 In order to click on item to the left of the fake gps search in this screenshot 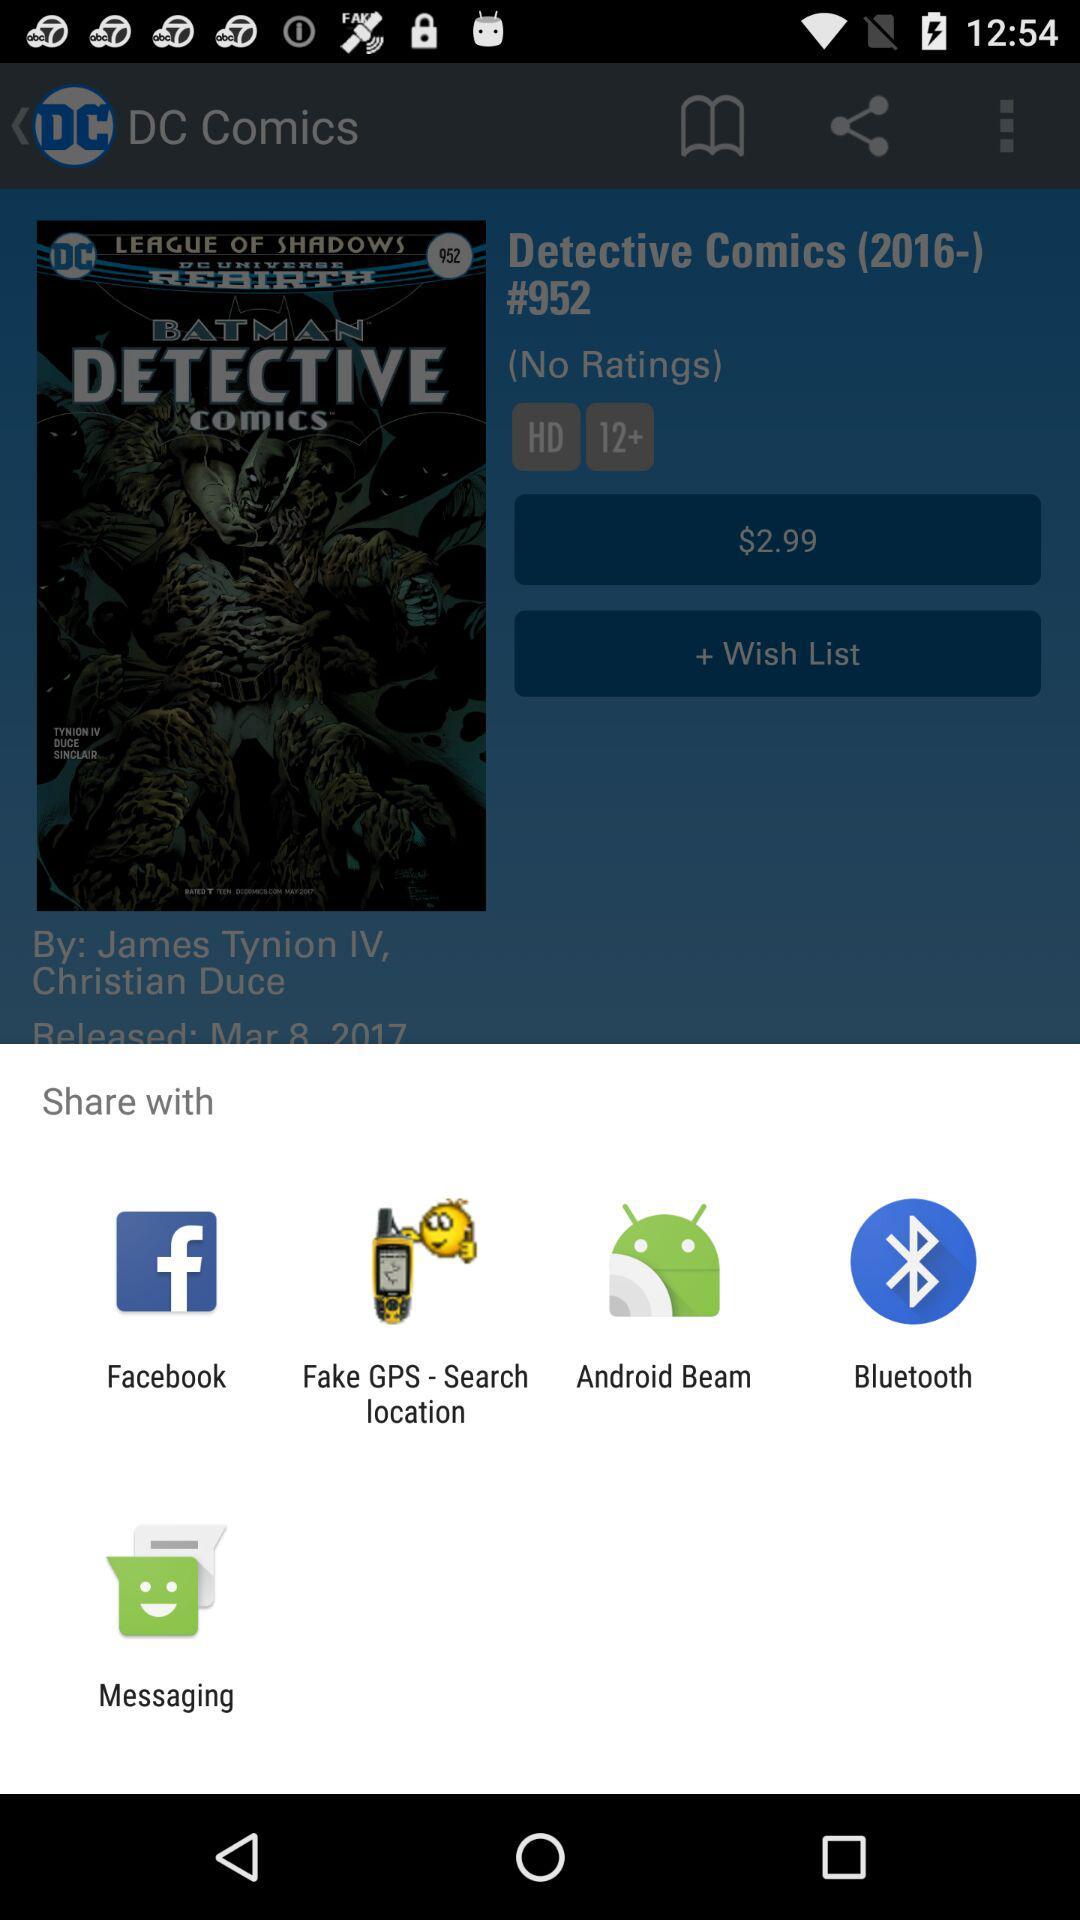, I will do `click(165, 1392)`.